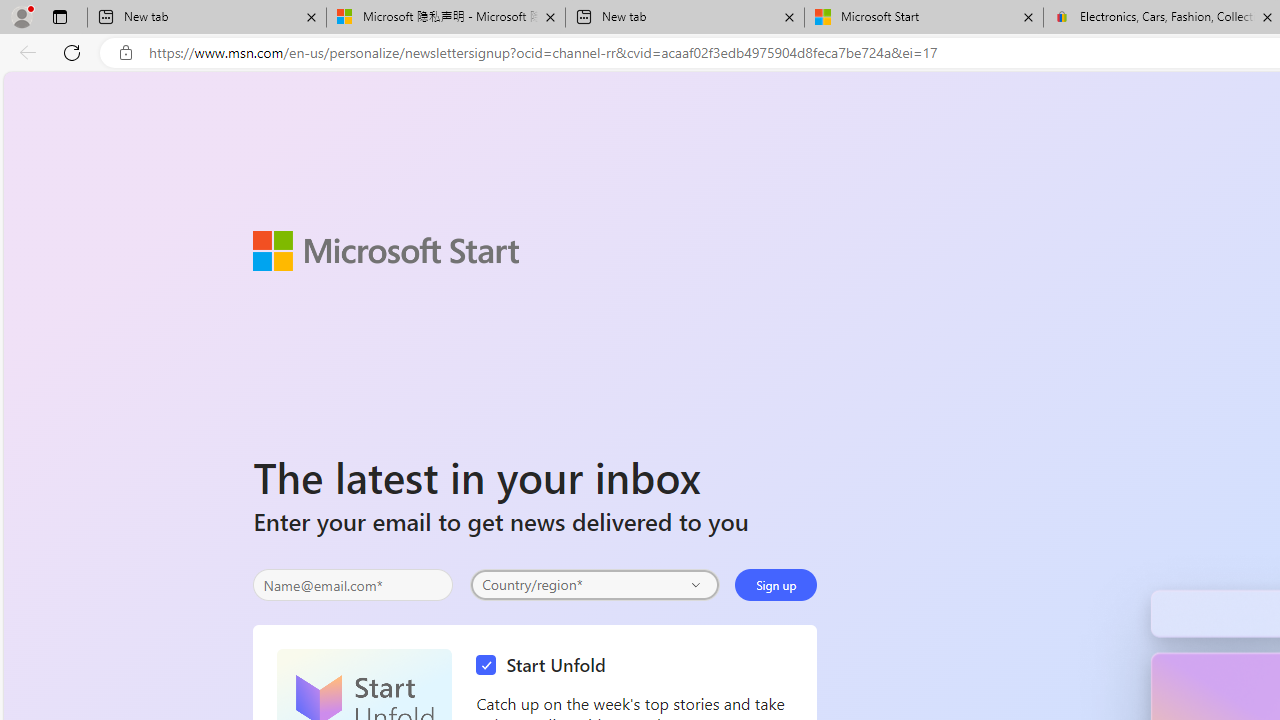  What do you see at coordinates (594, 585) in the screenshot?
I see `'Select your country'` at bounding box center [594, 585].